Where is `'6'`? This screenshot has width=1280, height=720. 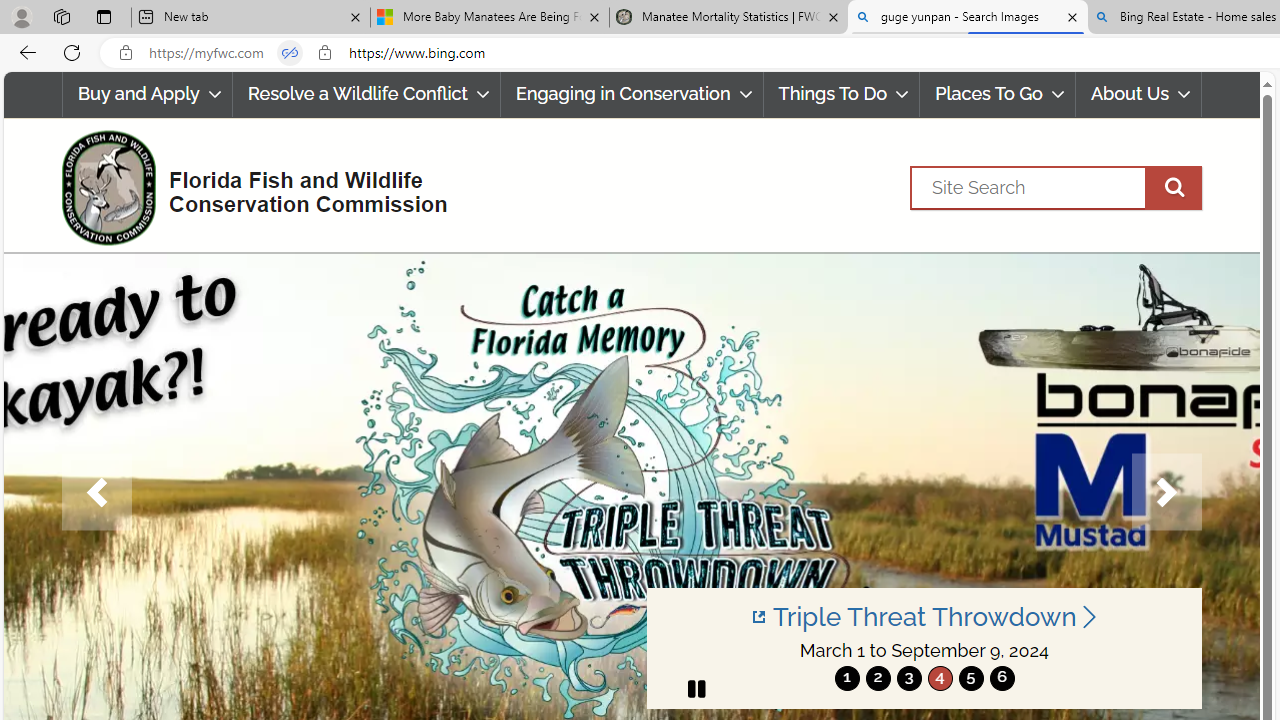
'6' is located at coordinates (1002, 677).